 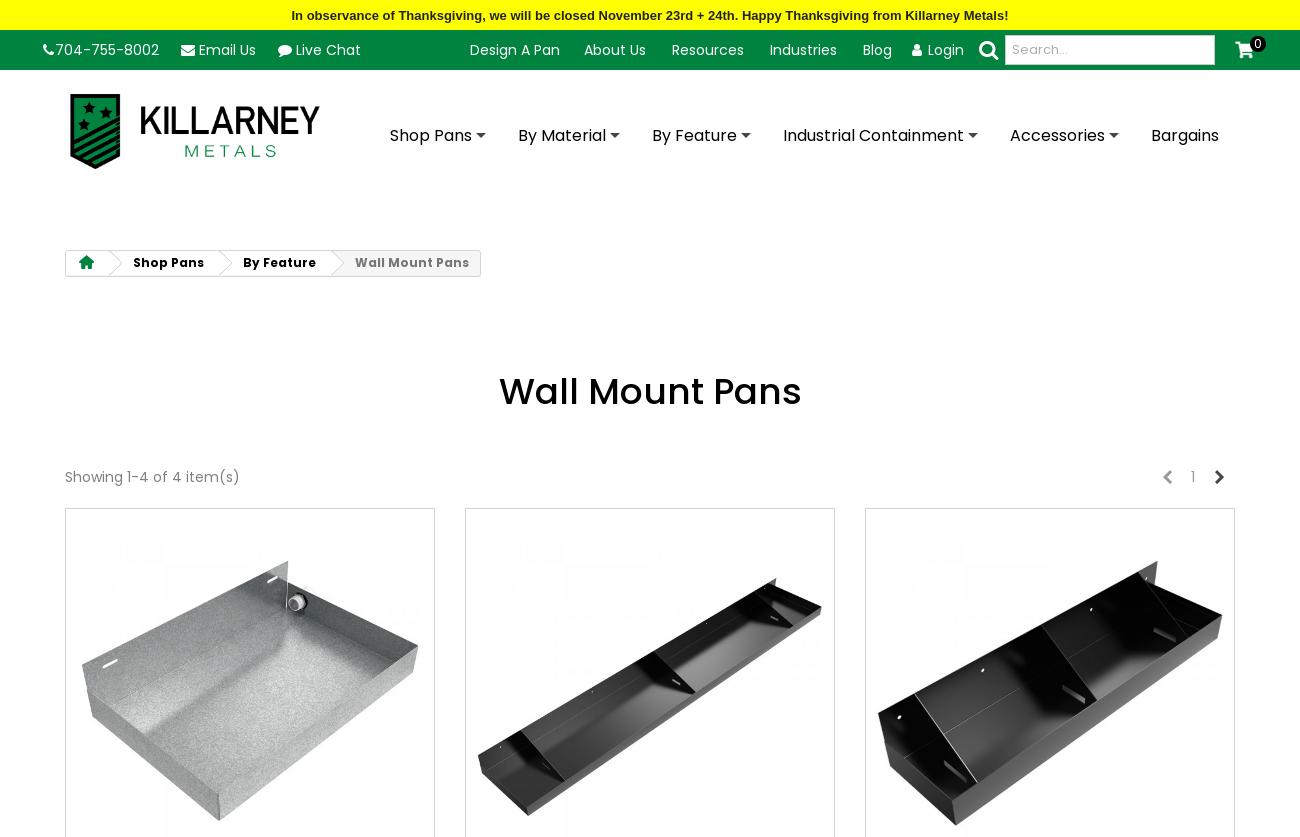 I want to click on 'About Us', so click(x=582, y=48).